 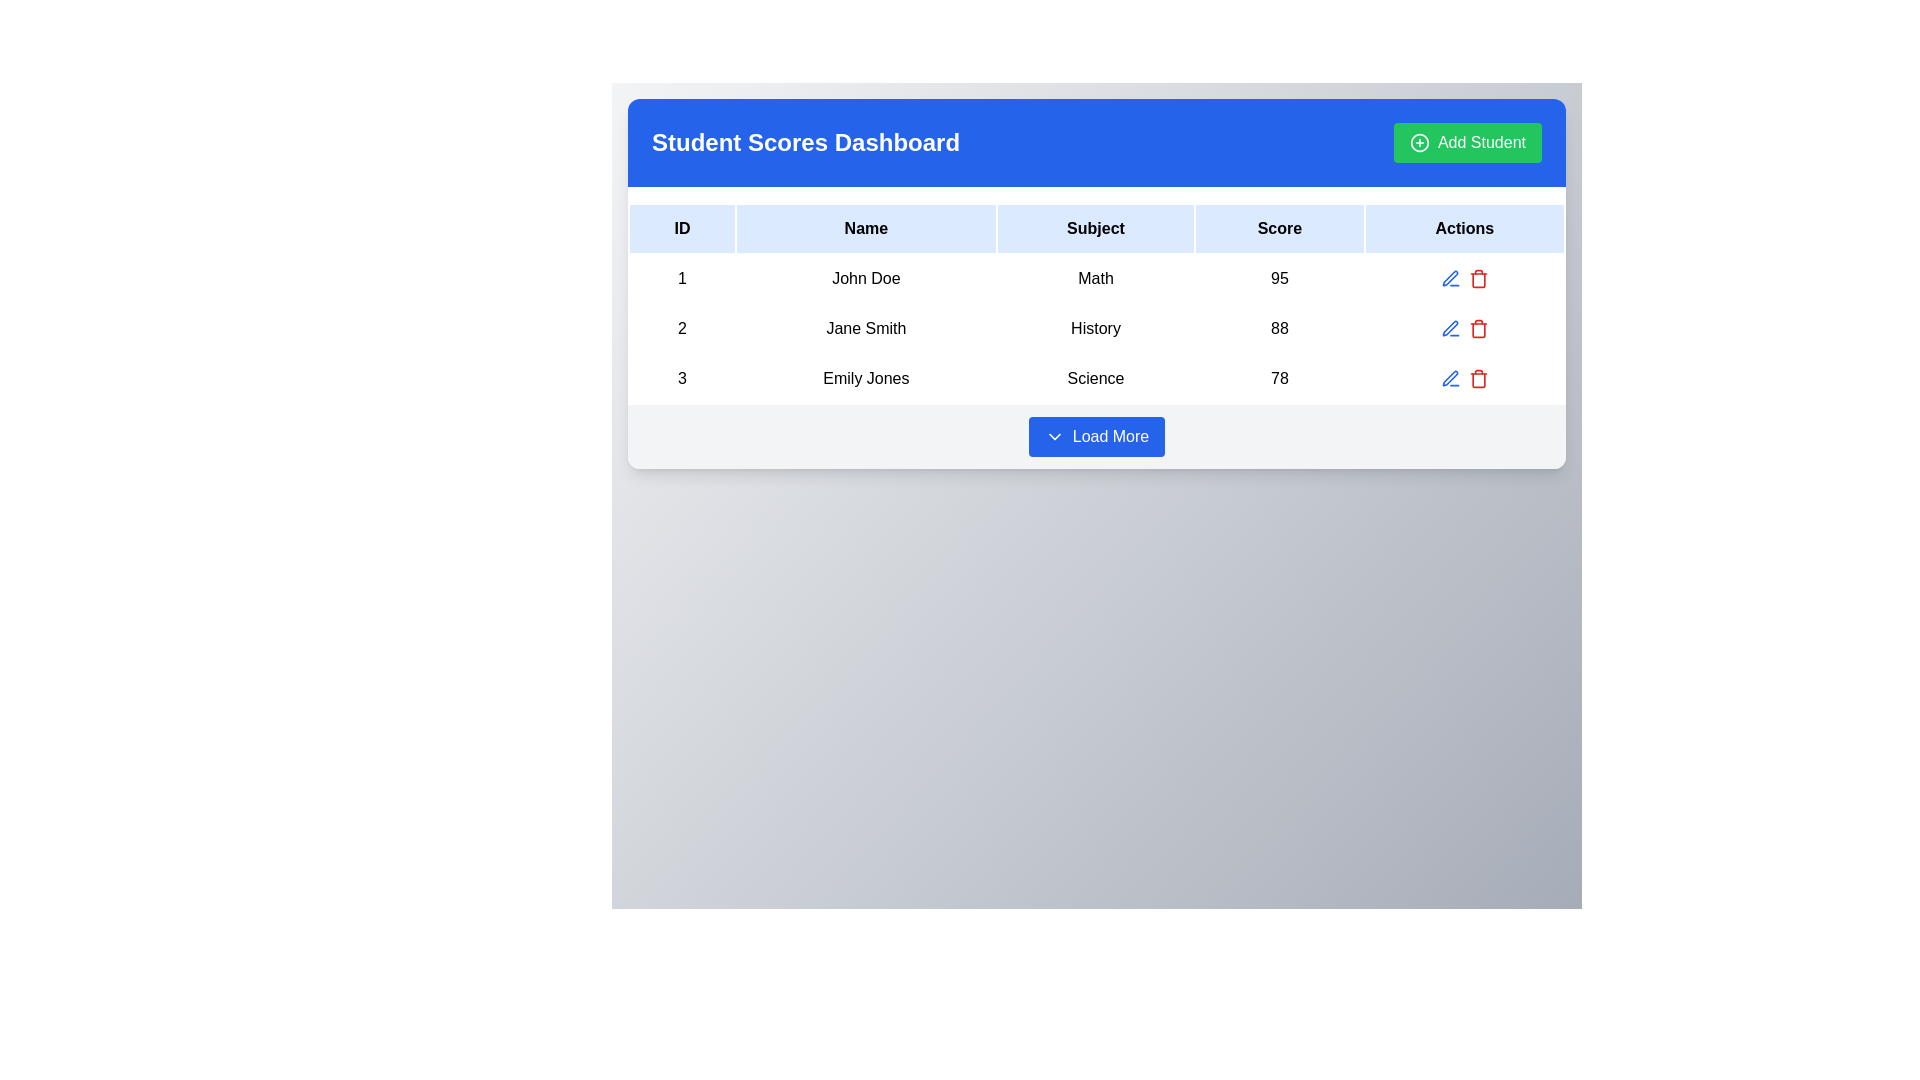 I want to click on the table row containing student 'Jane Smith' with ID '2', subject 'History', and score '88', so click(x=1096, y=327).